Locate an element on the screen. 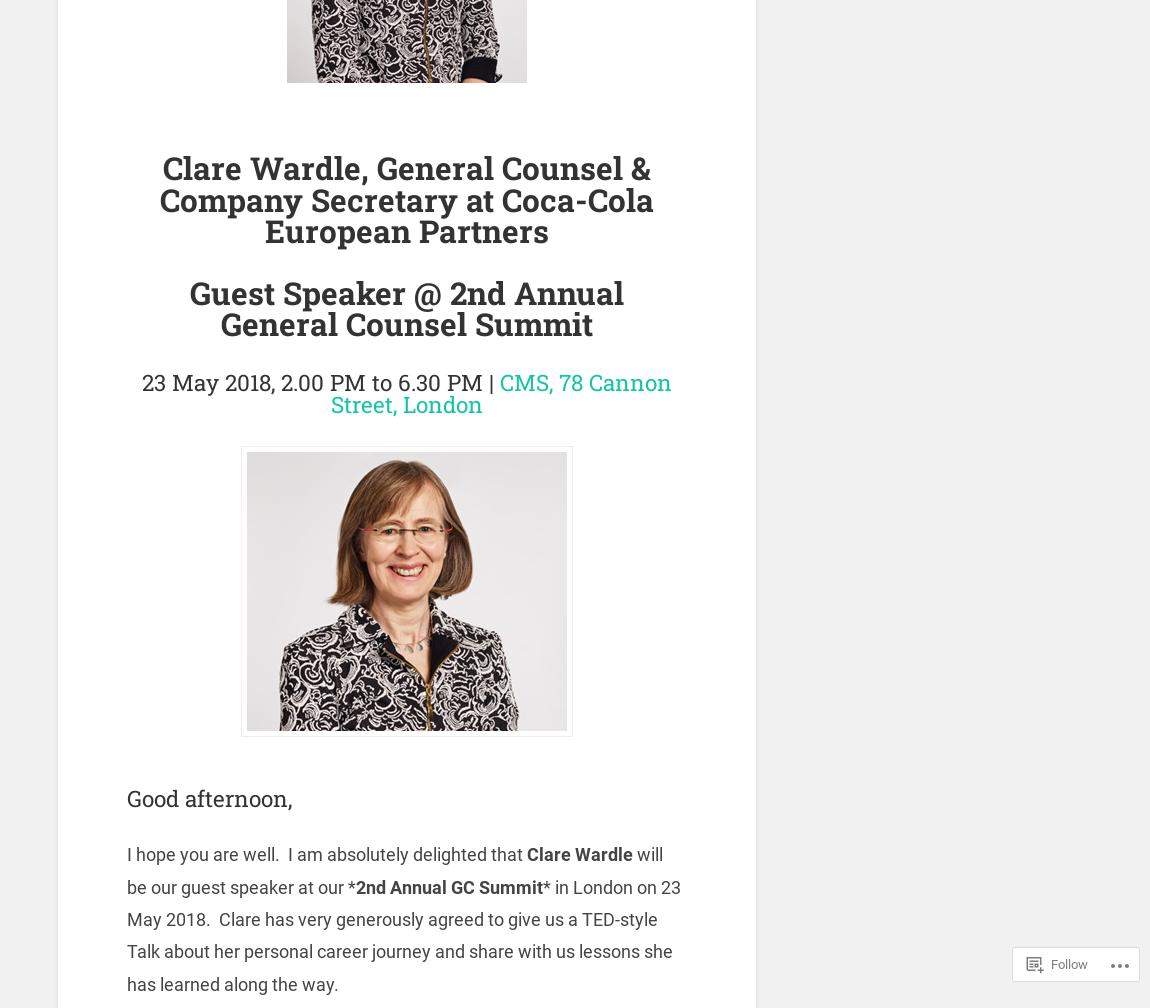 This screenshot has width=1150, height=1008. 'Clare Wardle, General Counsel & Company Secretary at Coca-Cola European Partners' is located at coordinates (405, 199).